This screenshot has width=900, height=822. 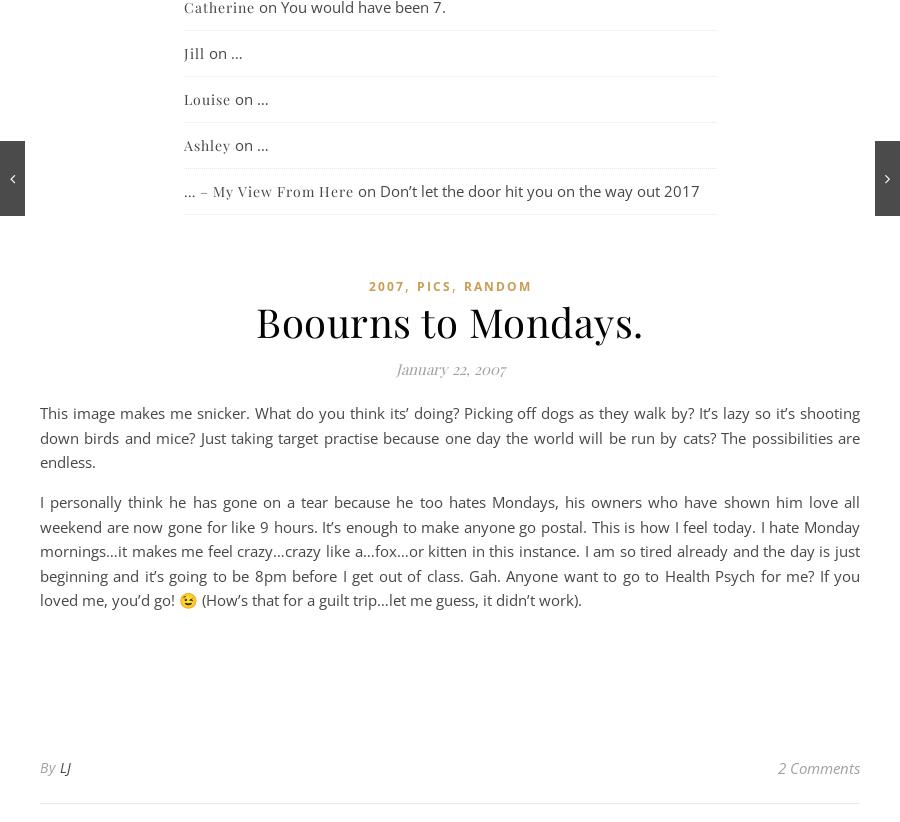 I want to click on 'LJ', so click(x=63, y=765).